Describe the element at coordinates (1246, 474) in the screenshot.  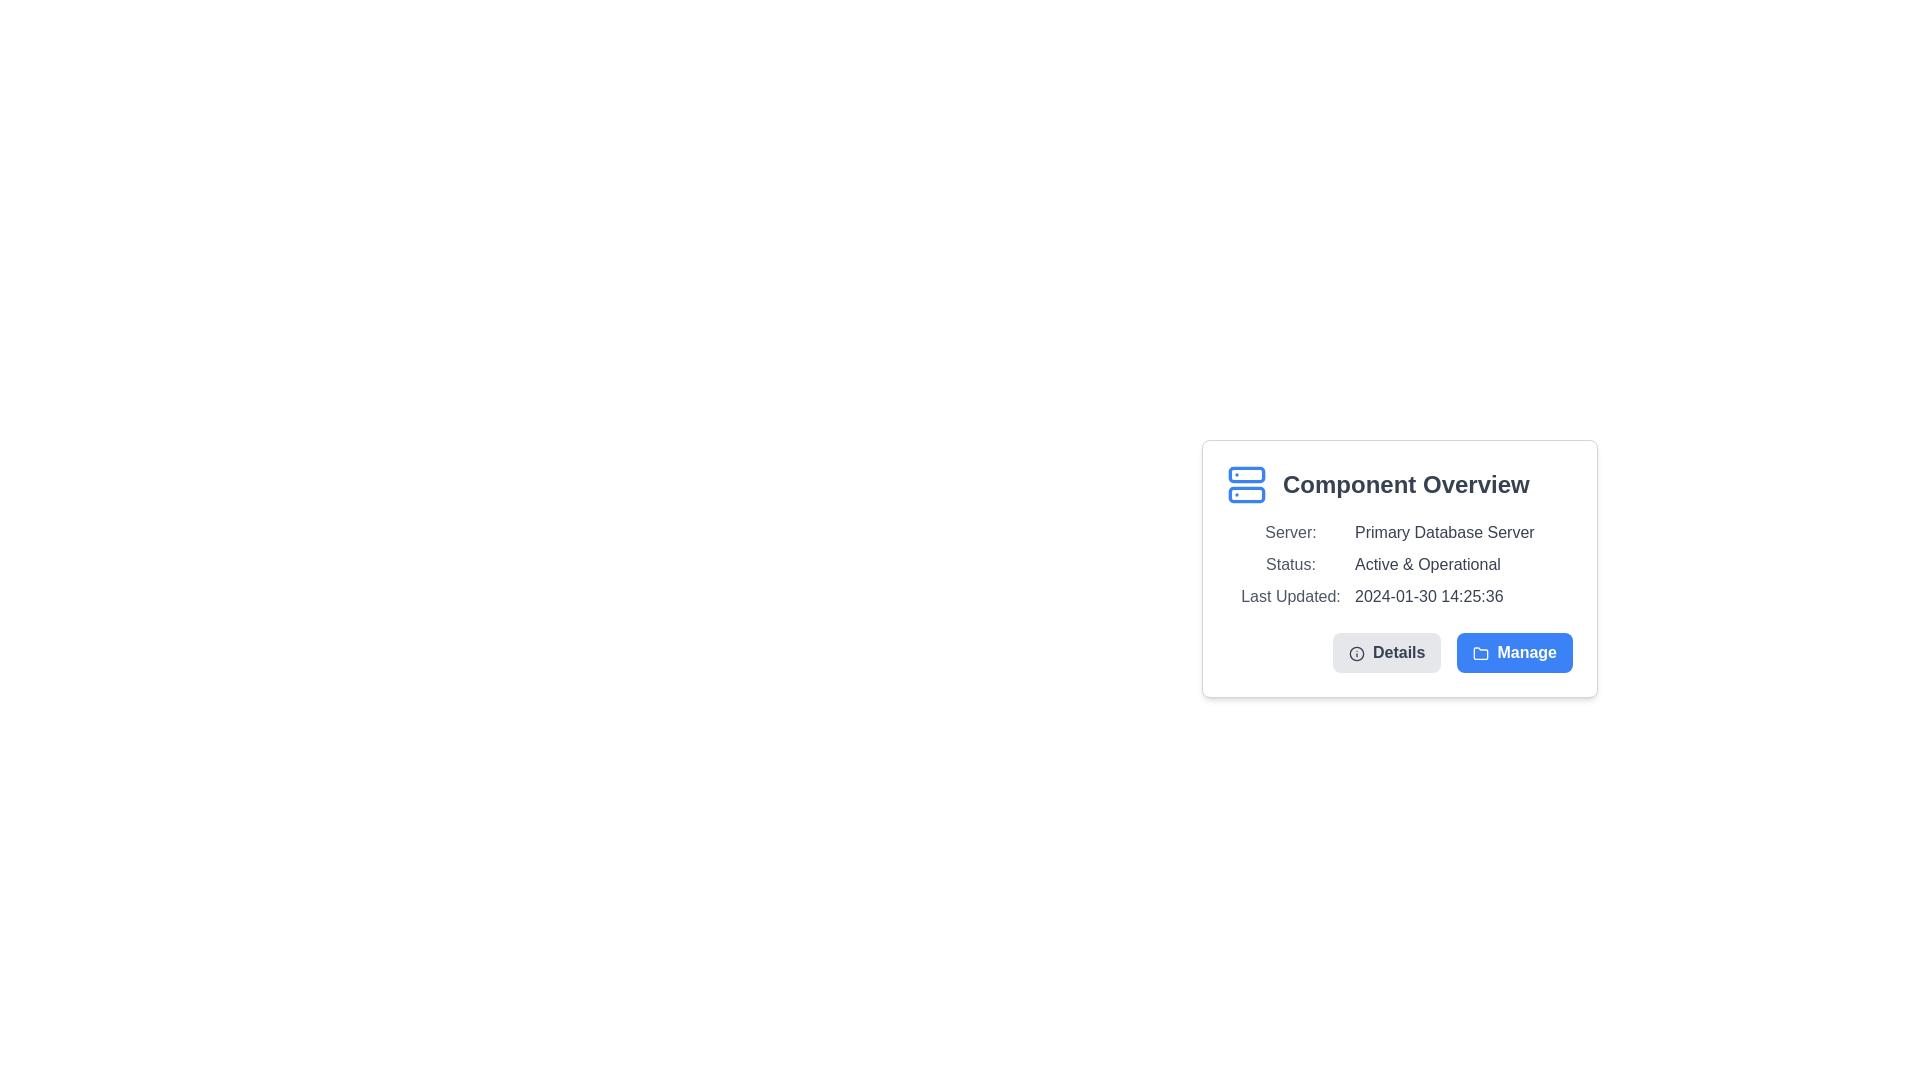
I see `the small rectangle at the upper part of the server icon, which has a blue outline and white fill, located in the top section of the 'Component Overview' card` at that location.